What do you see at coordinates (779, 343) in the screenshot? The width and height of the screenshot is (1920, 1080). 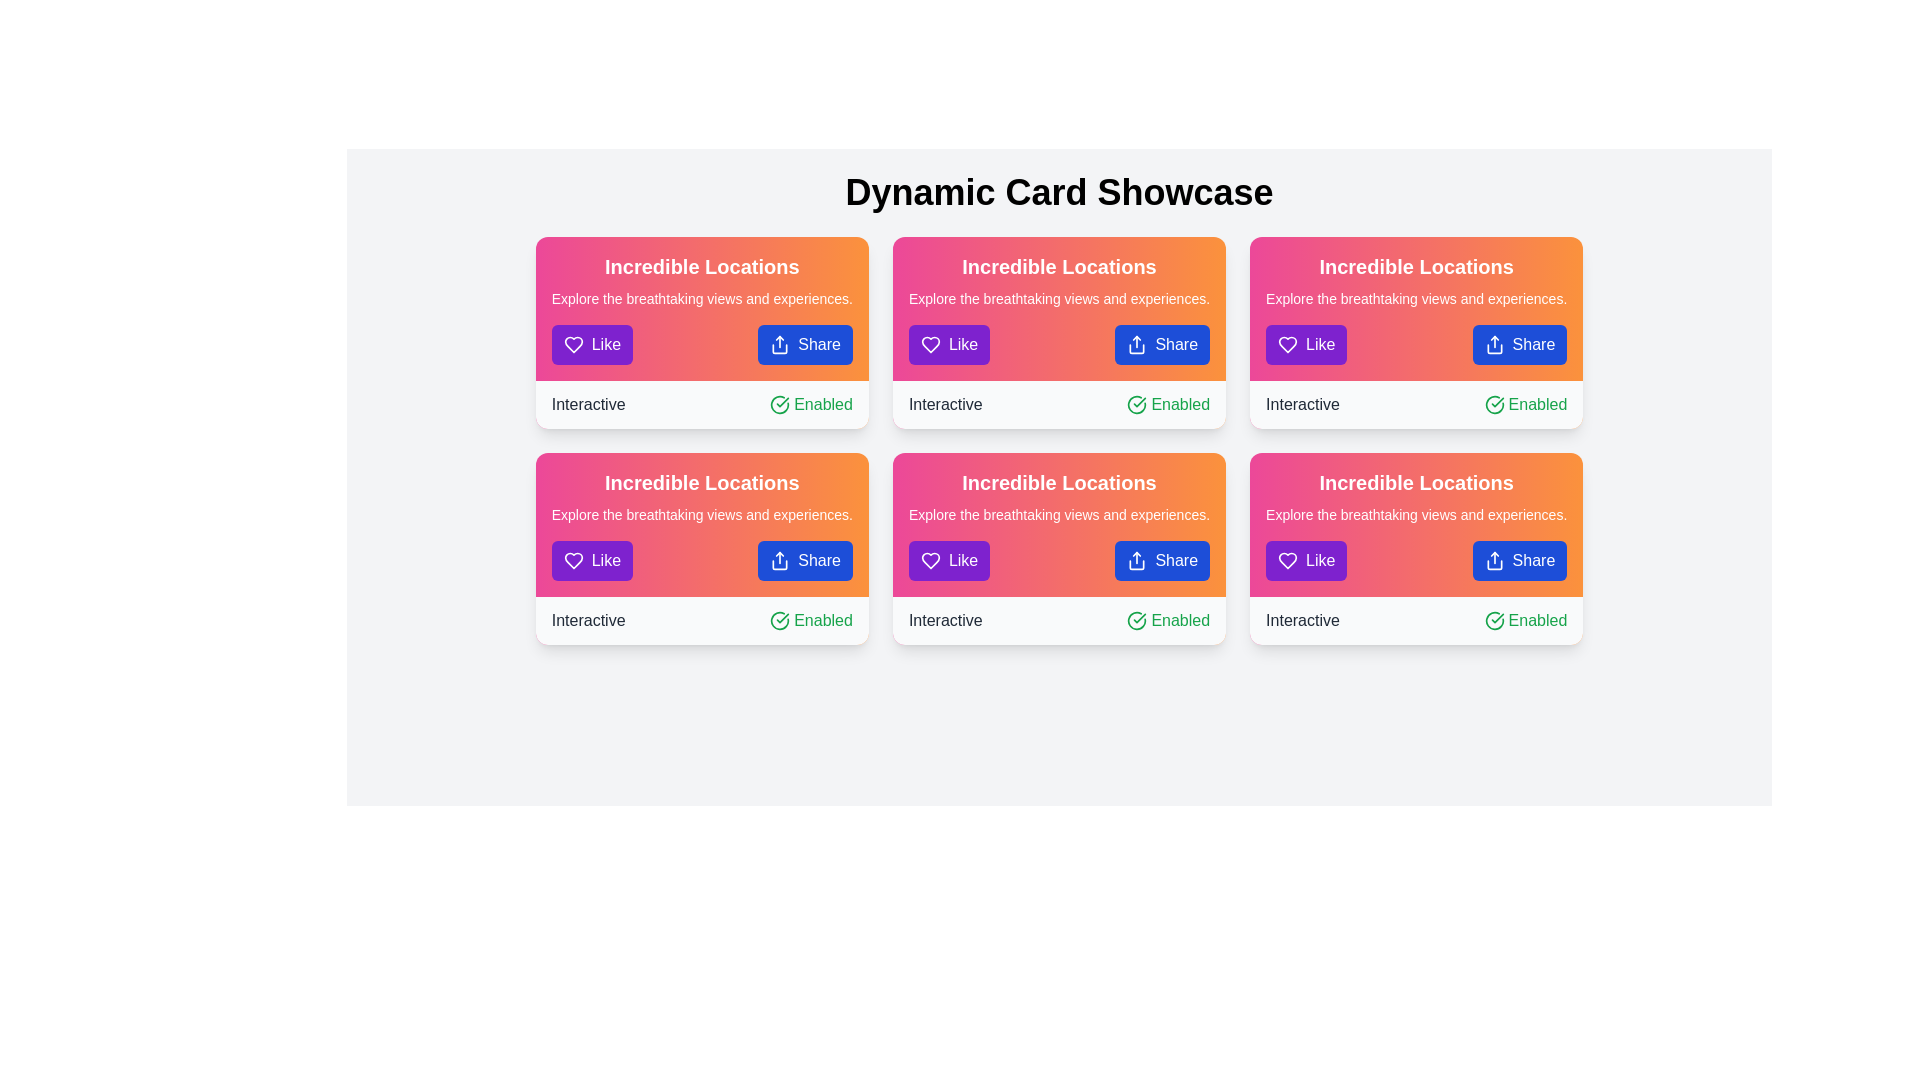 I see `the share icon located at the bottom-right of the second card in the top row` at bounding box center [779, 343].